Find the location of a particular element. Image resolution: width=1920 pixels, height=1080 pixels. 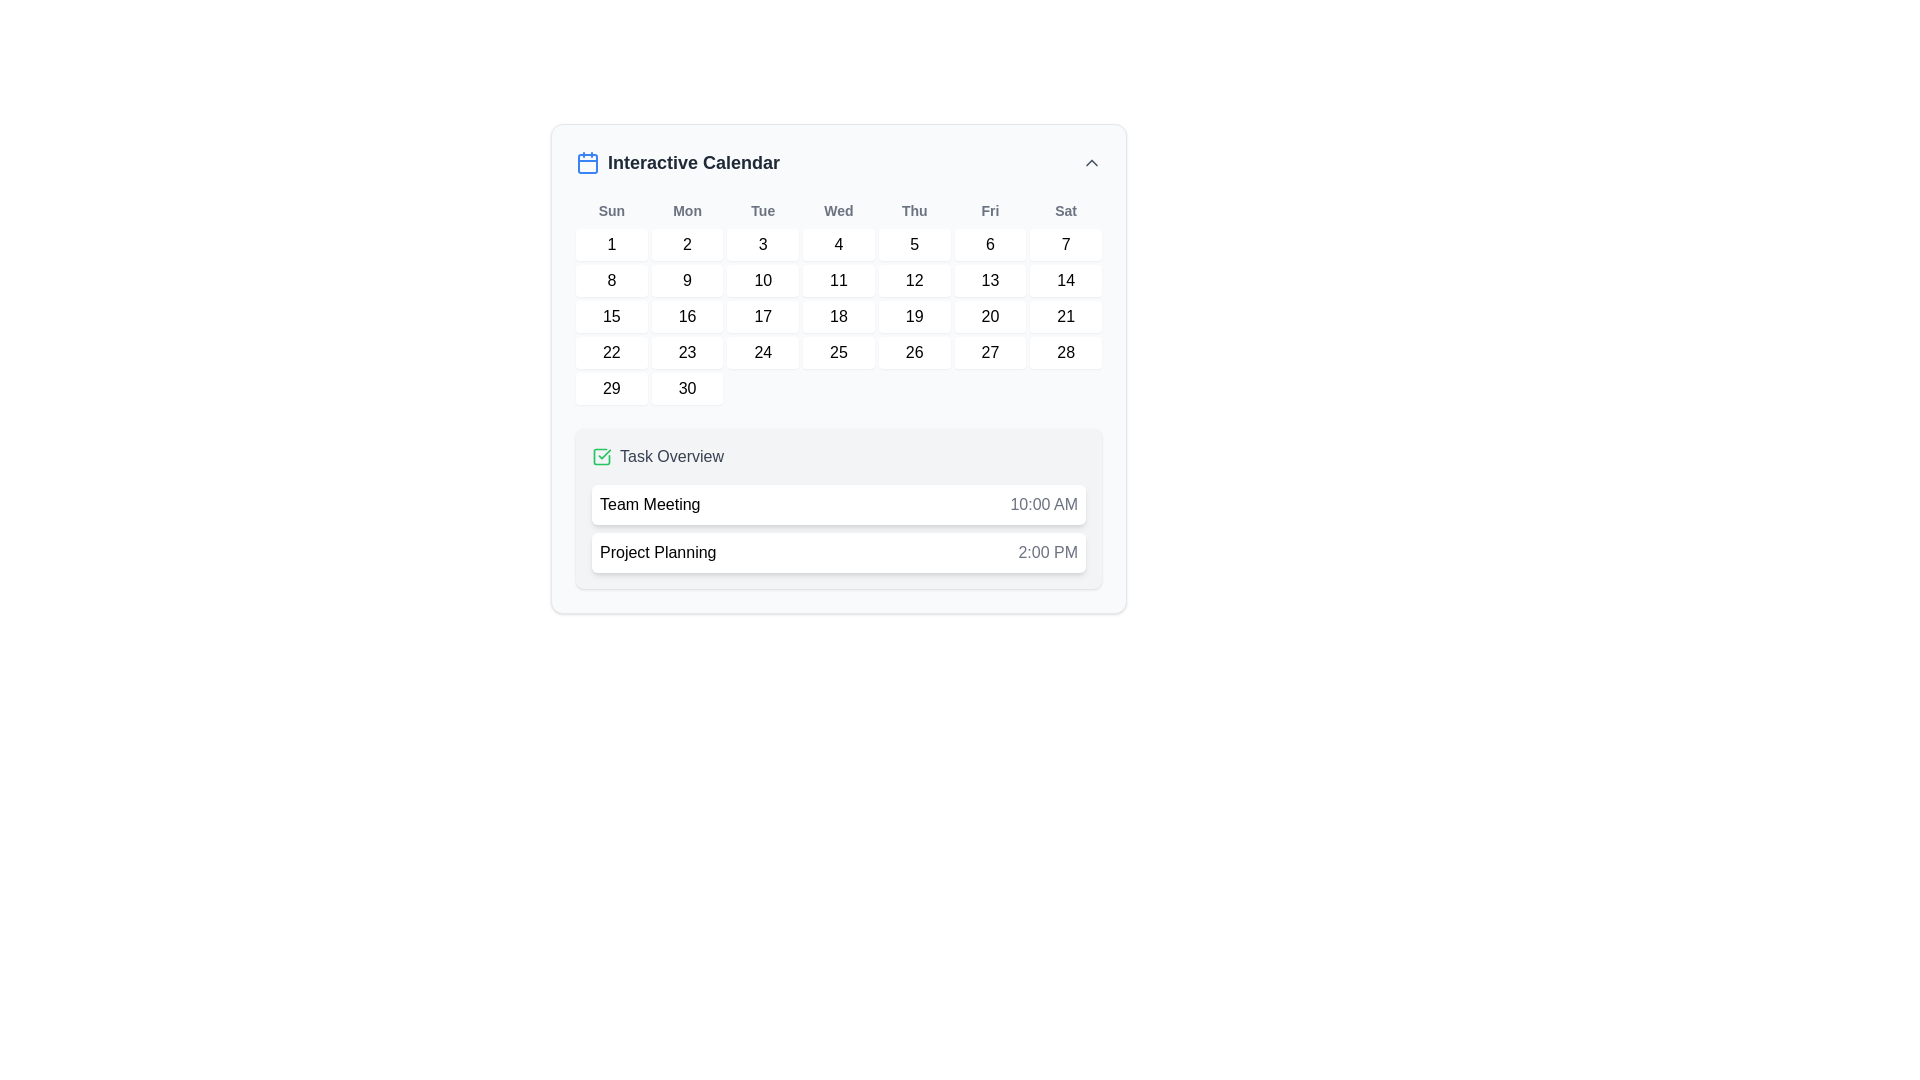

the bold gray text element displaying 'Mon', which is the second day in a row of days of the week in a calendar view is located at coordinates (687, 211).